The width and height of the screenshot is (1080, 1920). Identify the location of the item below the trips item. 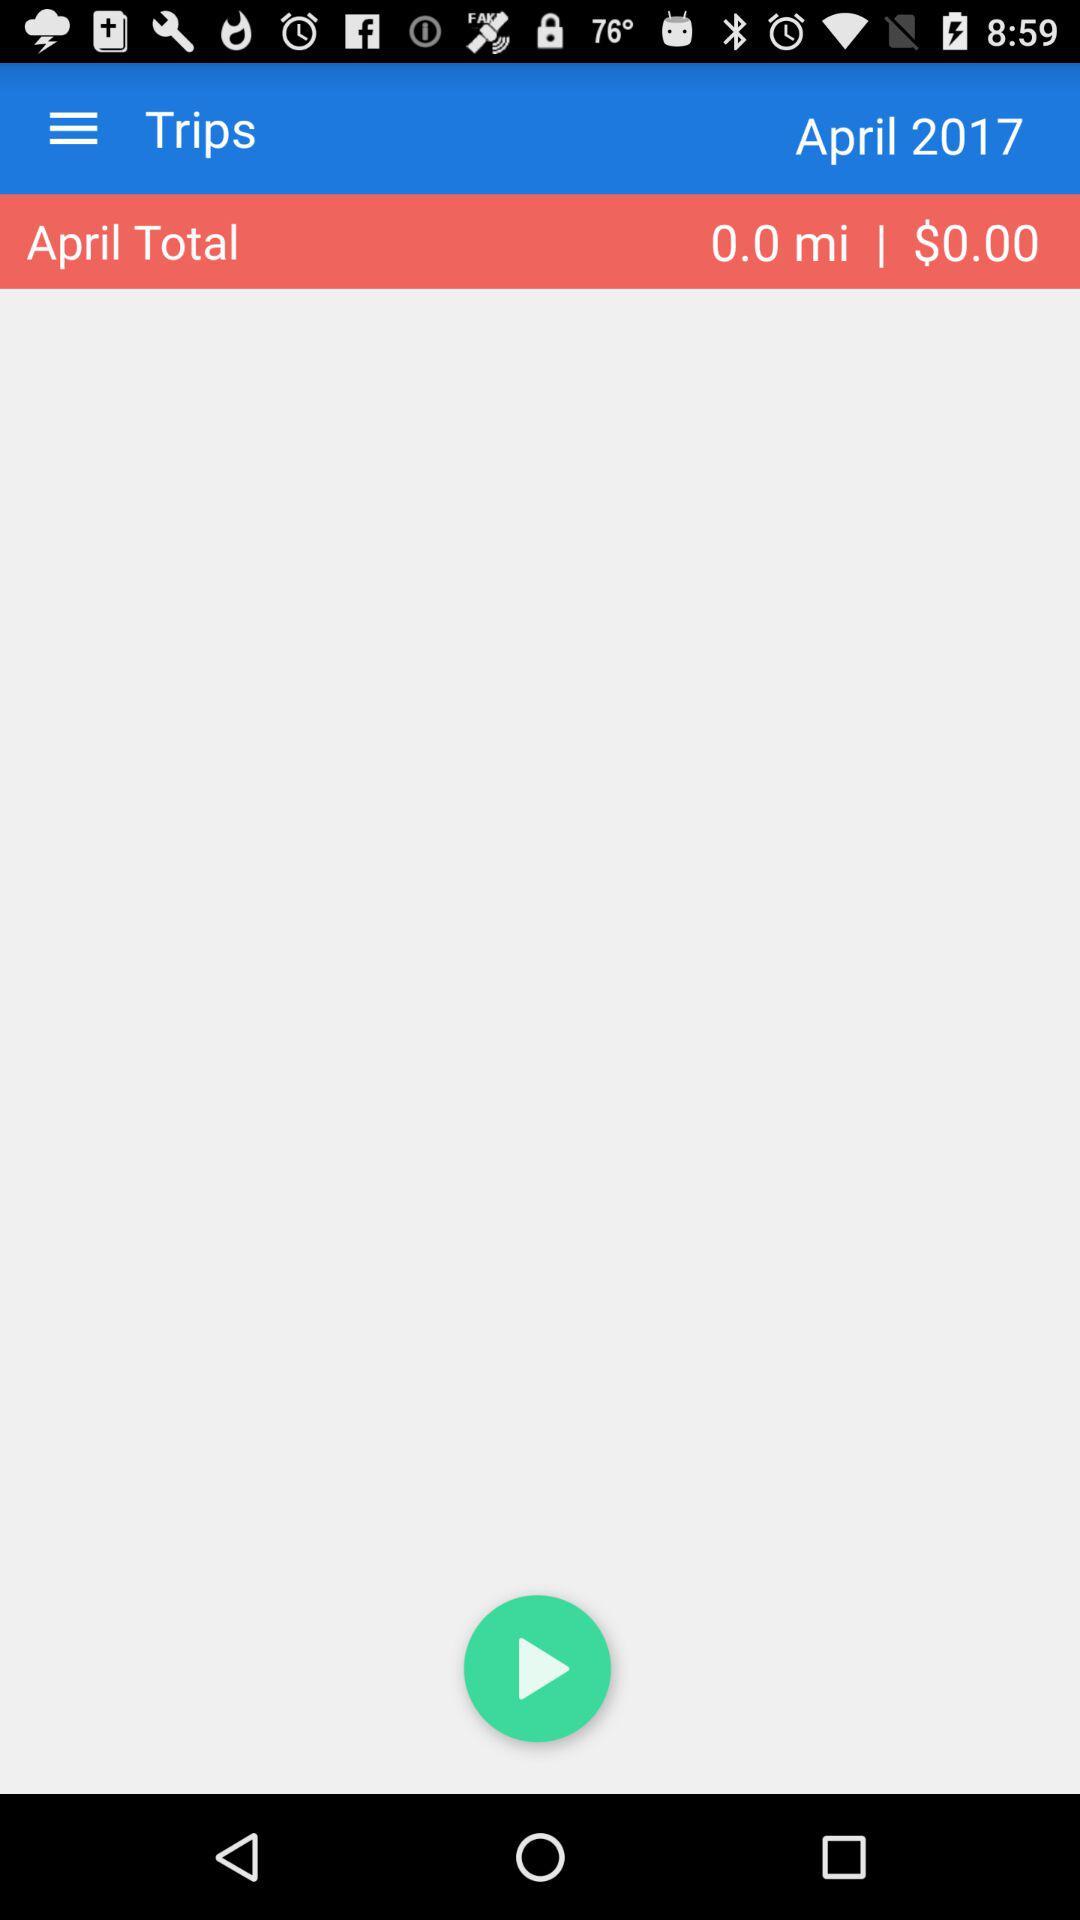
(132, 240).